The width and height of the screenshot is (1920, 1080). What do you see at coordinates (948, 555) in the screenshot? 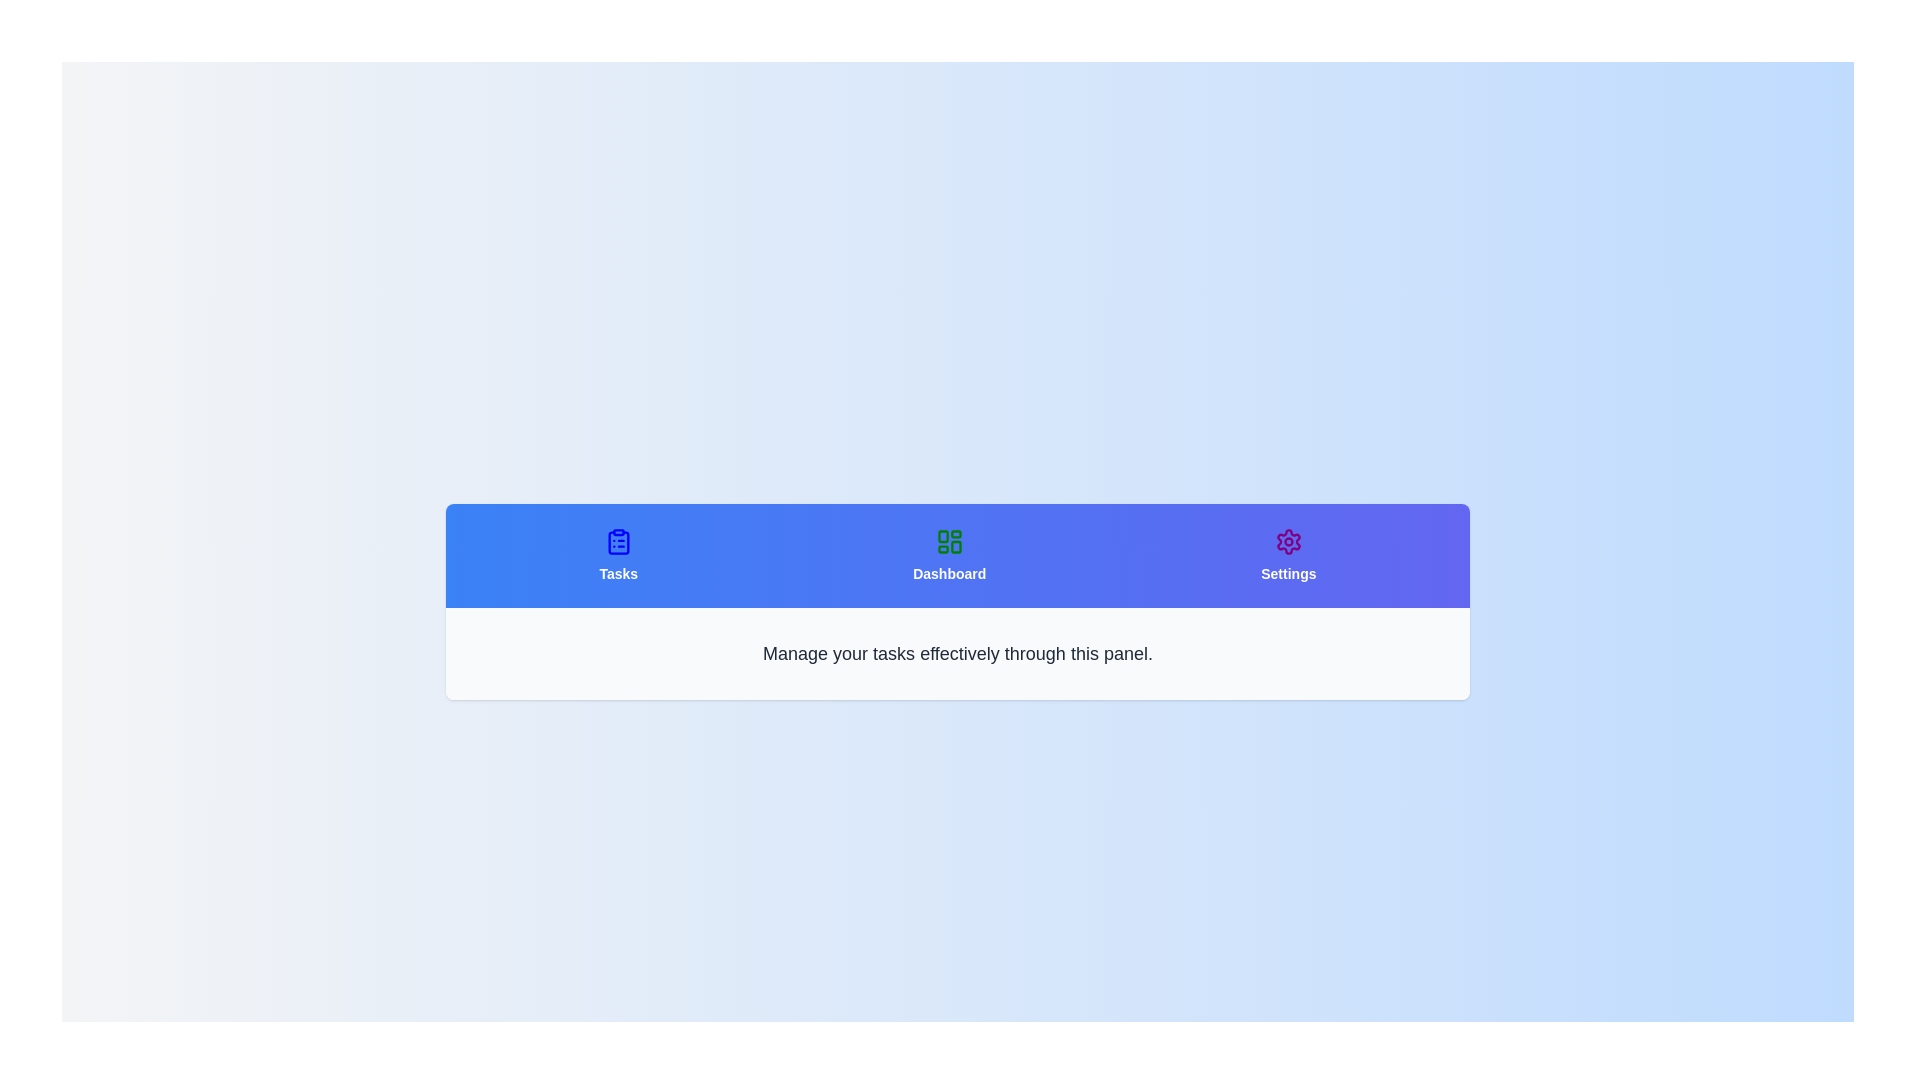
I see `the Dashboard tab to activate its content` at bounding box center [948, 555].